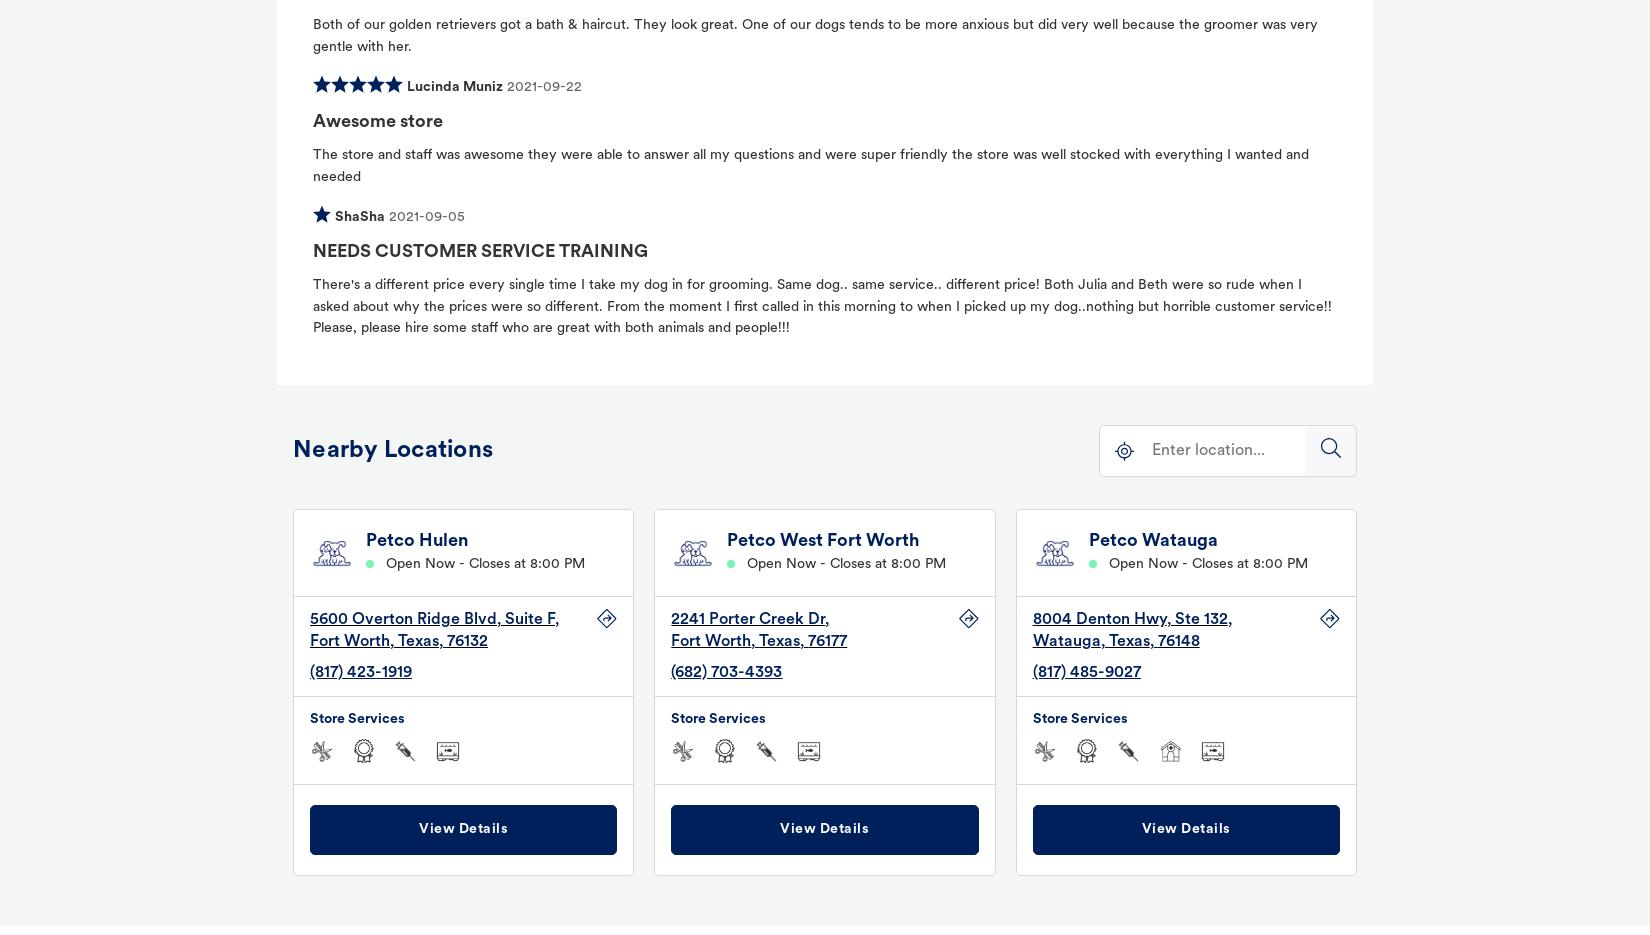 This screenshot has height=935, width=1650. Describe the element at coordinates (849, 540) in the screenshot. I see `'West Fort Worth'` at that location.